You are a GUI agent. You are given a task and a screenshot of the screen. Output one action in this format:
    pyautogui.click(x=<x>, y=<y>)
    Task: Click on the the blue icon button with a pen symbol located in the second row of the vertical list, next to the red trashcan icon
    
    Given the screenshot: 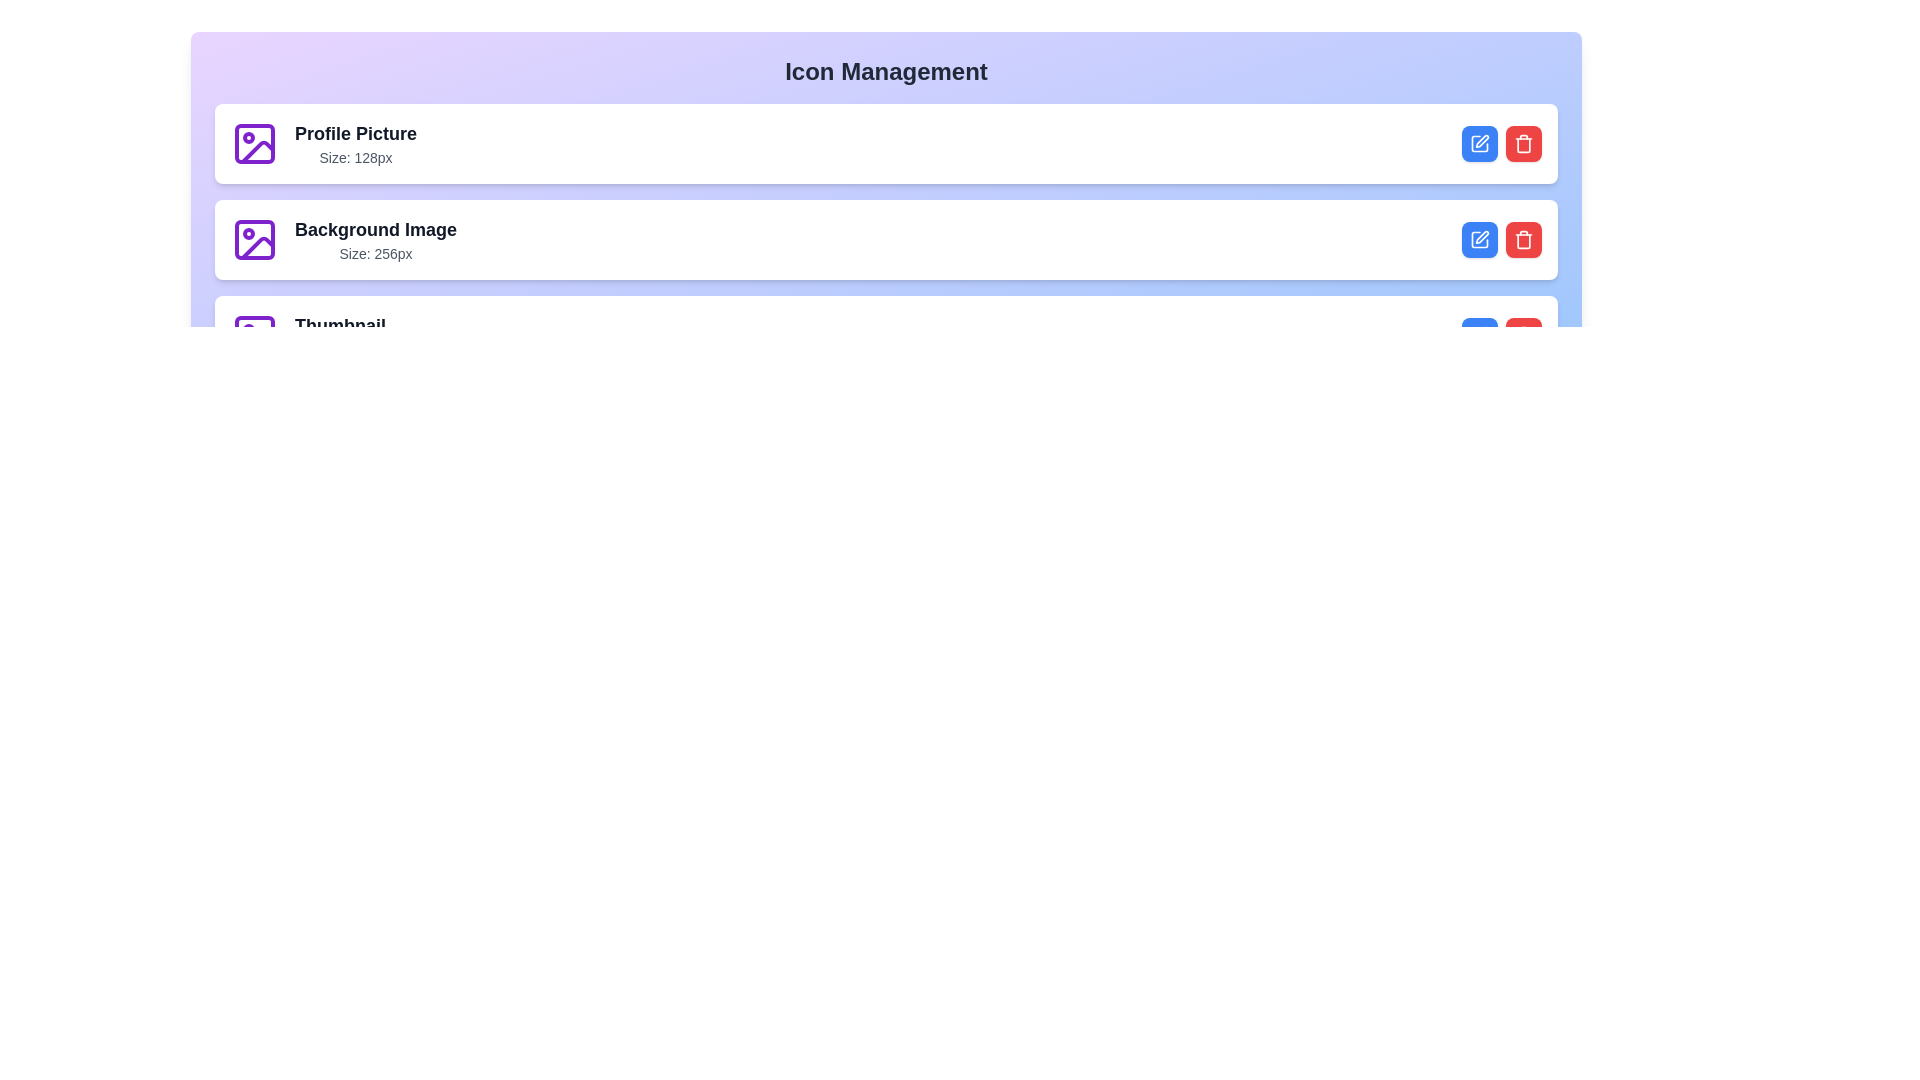 What is the action you would take?
    pyautogui.click(x=1479, y=238)
    